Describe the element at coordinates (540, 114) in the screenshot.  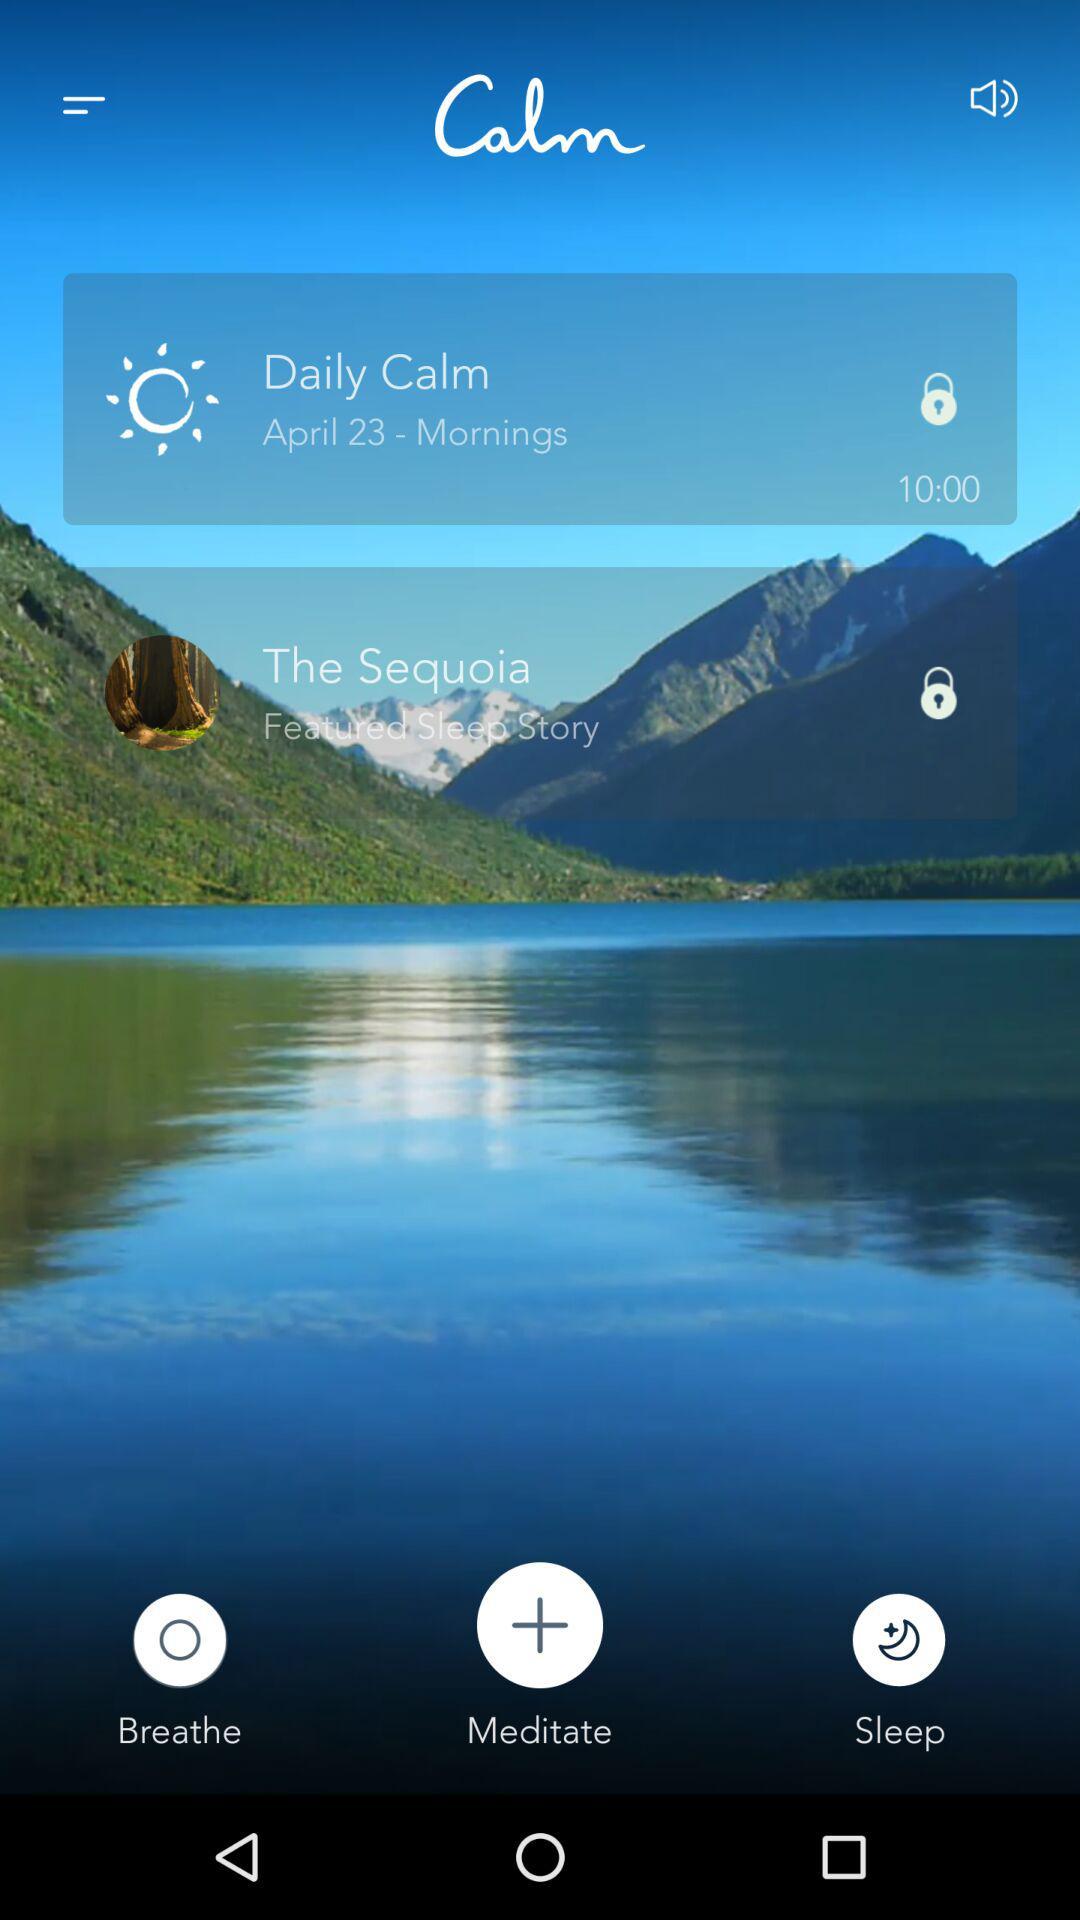
I see `the font icon` at that location.